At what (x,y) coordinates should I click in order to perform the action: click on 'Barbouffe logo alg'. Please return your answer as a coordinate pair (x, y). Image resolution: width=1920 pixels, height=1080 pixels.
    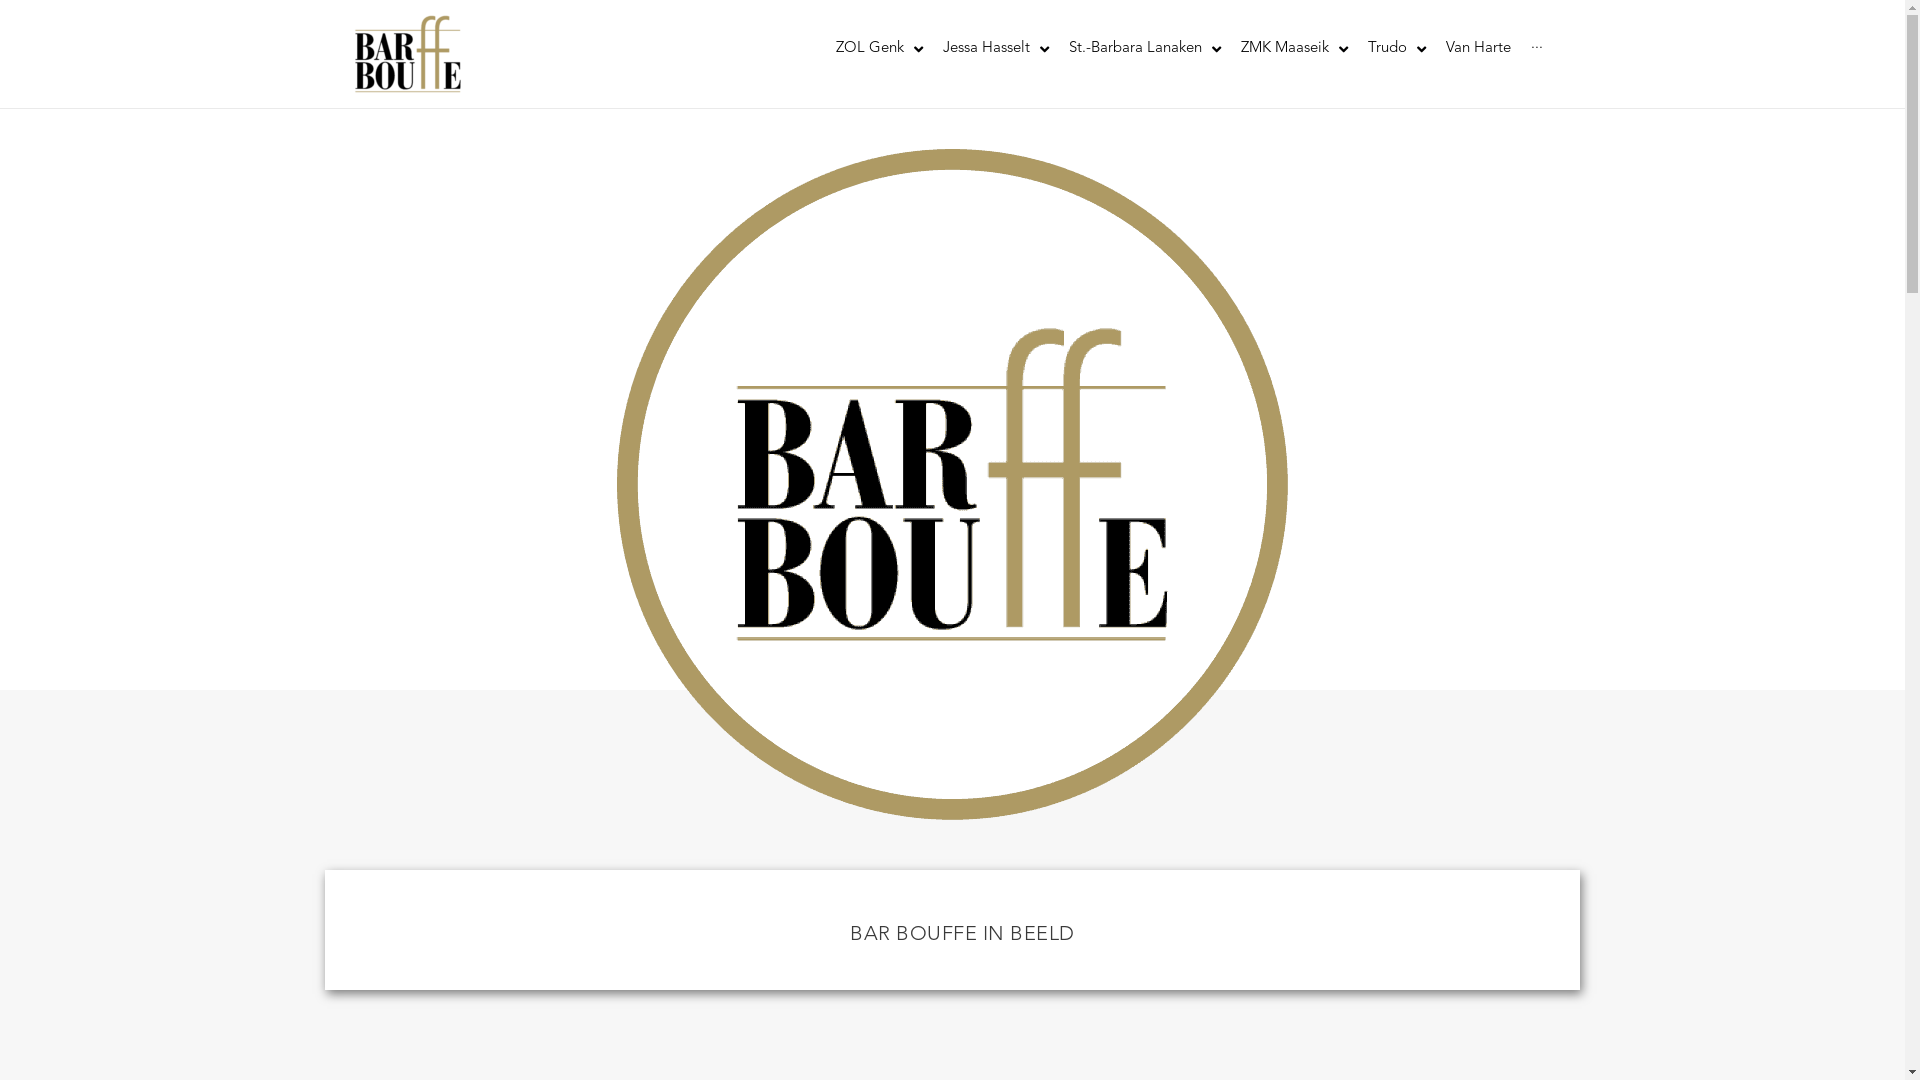
    Looking at the image, I should click on (951, 484).